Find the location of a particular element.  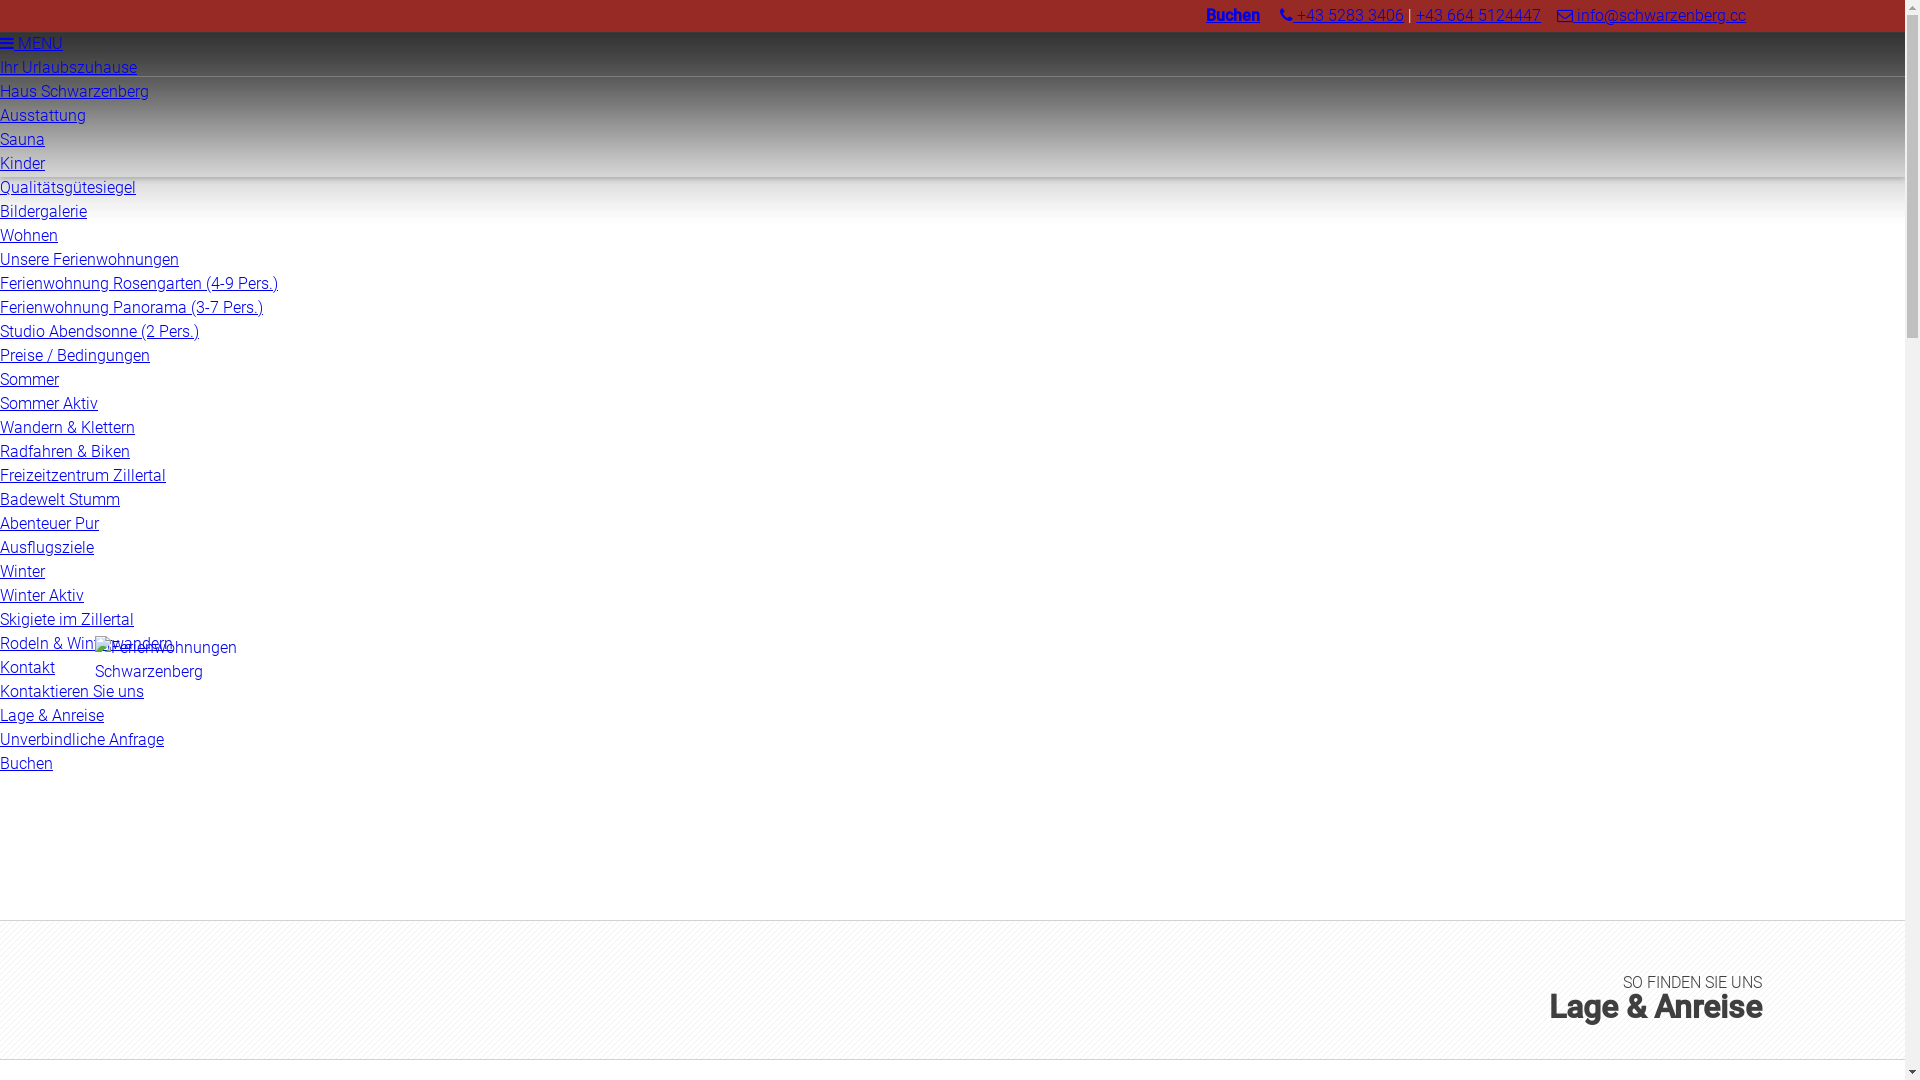

'Ferienwohnungen Schwarzenberg' is located at coordinates (185, 704).